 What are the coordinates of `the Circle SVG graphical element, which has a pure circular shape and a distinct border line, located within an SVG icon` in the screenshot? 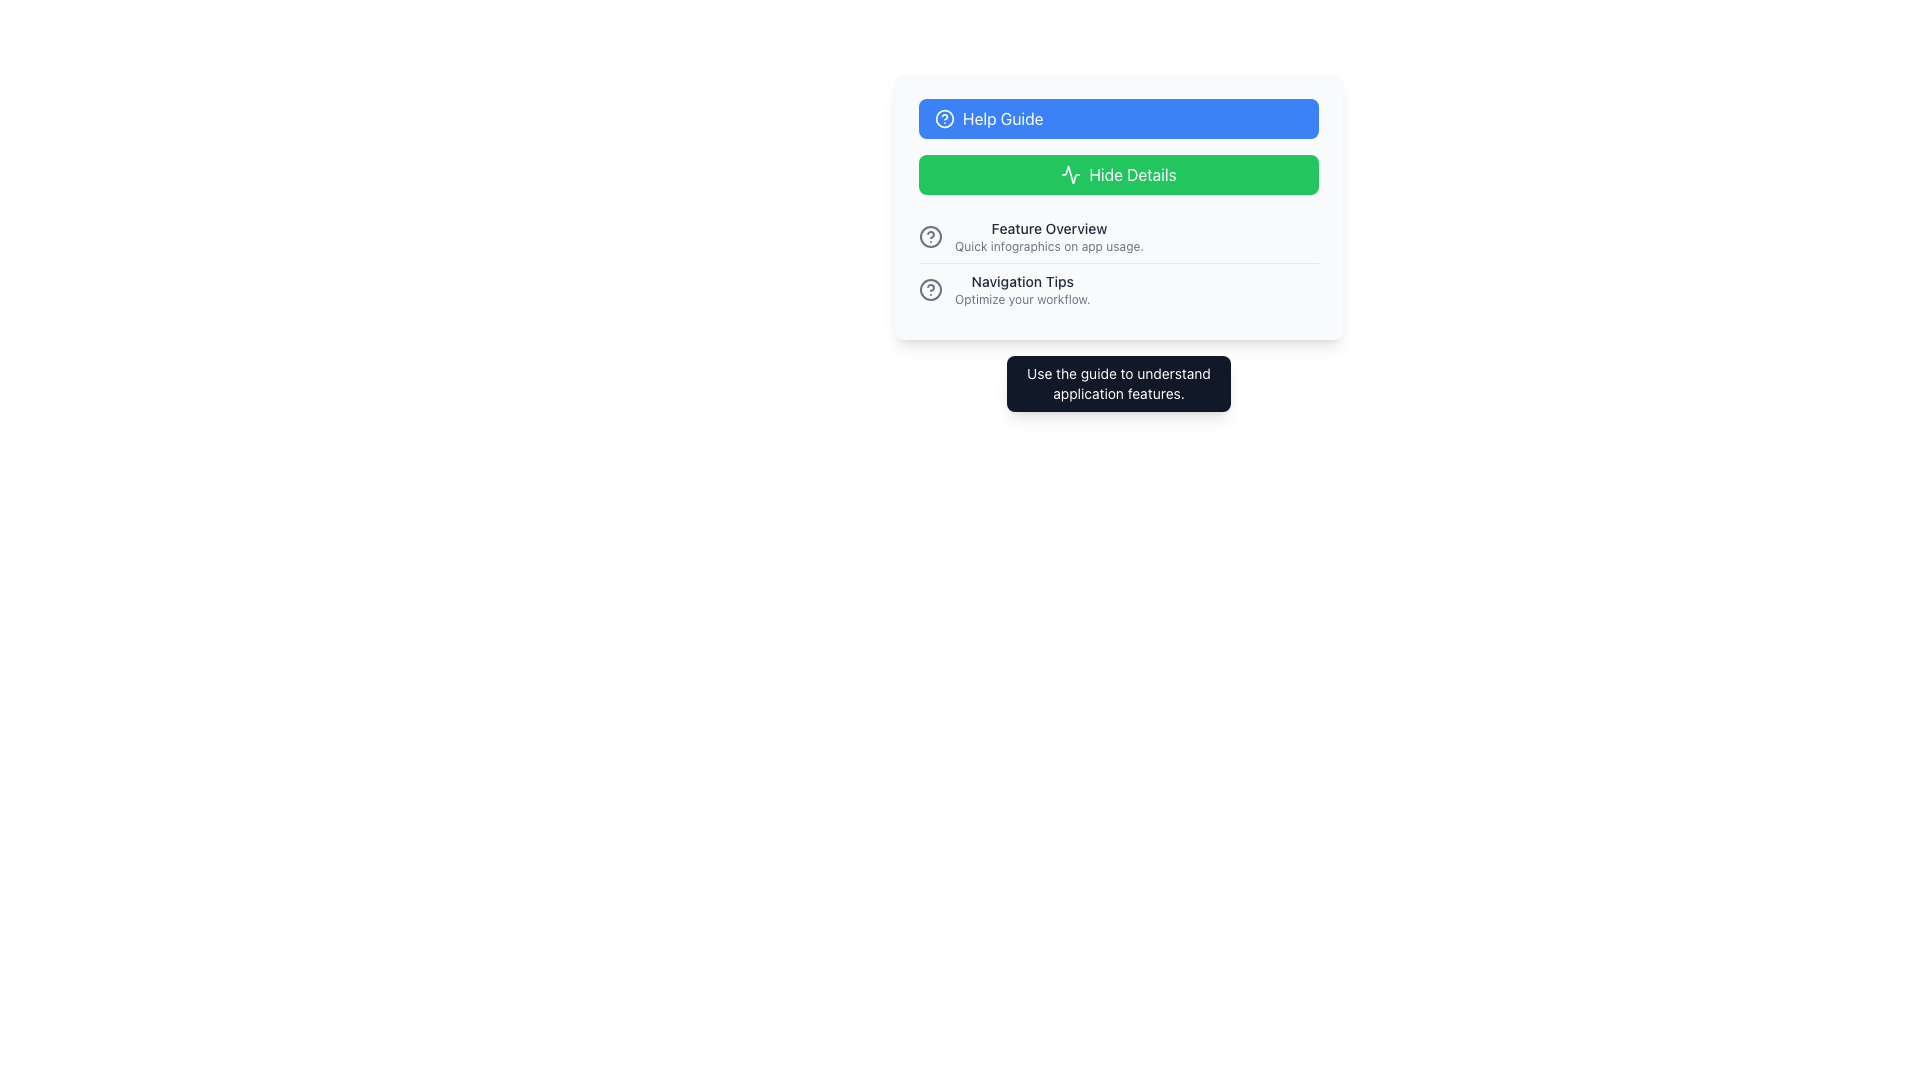 It's located at (930, 235).